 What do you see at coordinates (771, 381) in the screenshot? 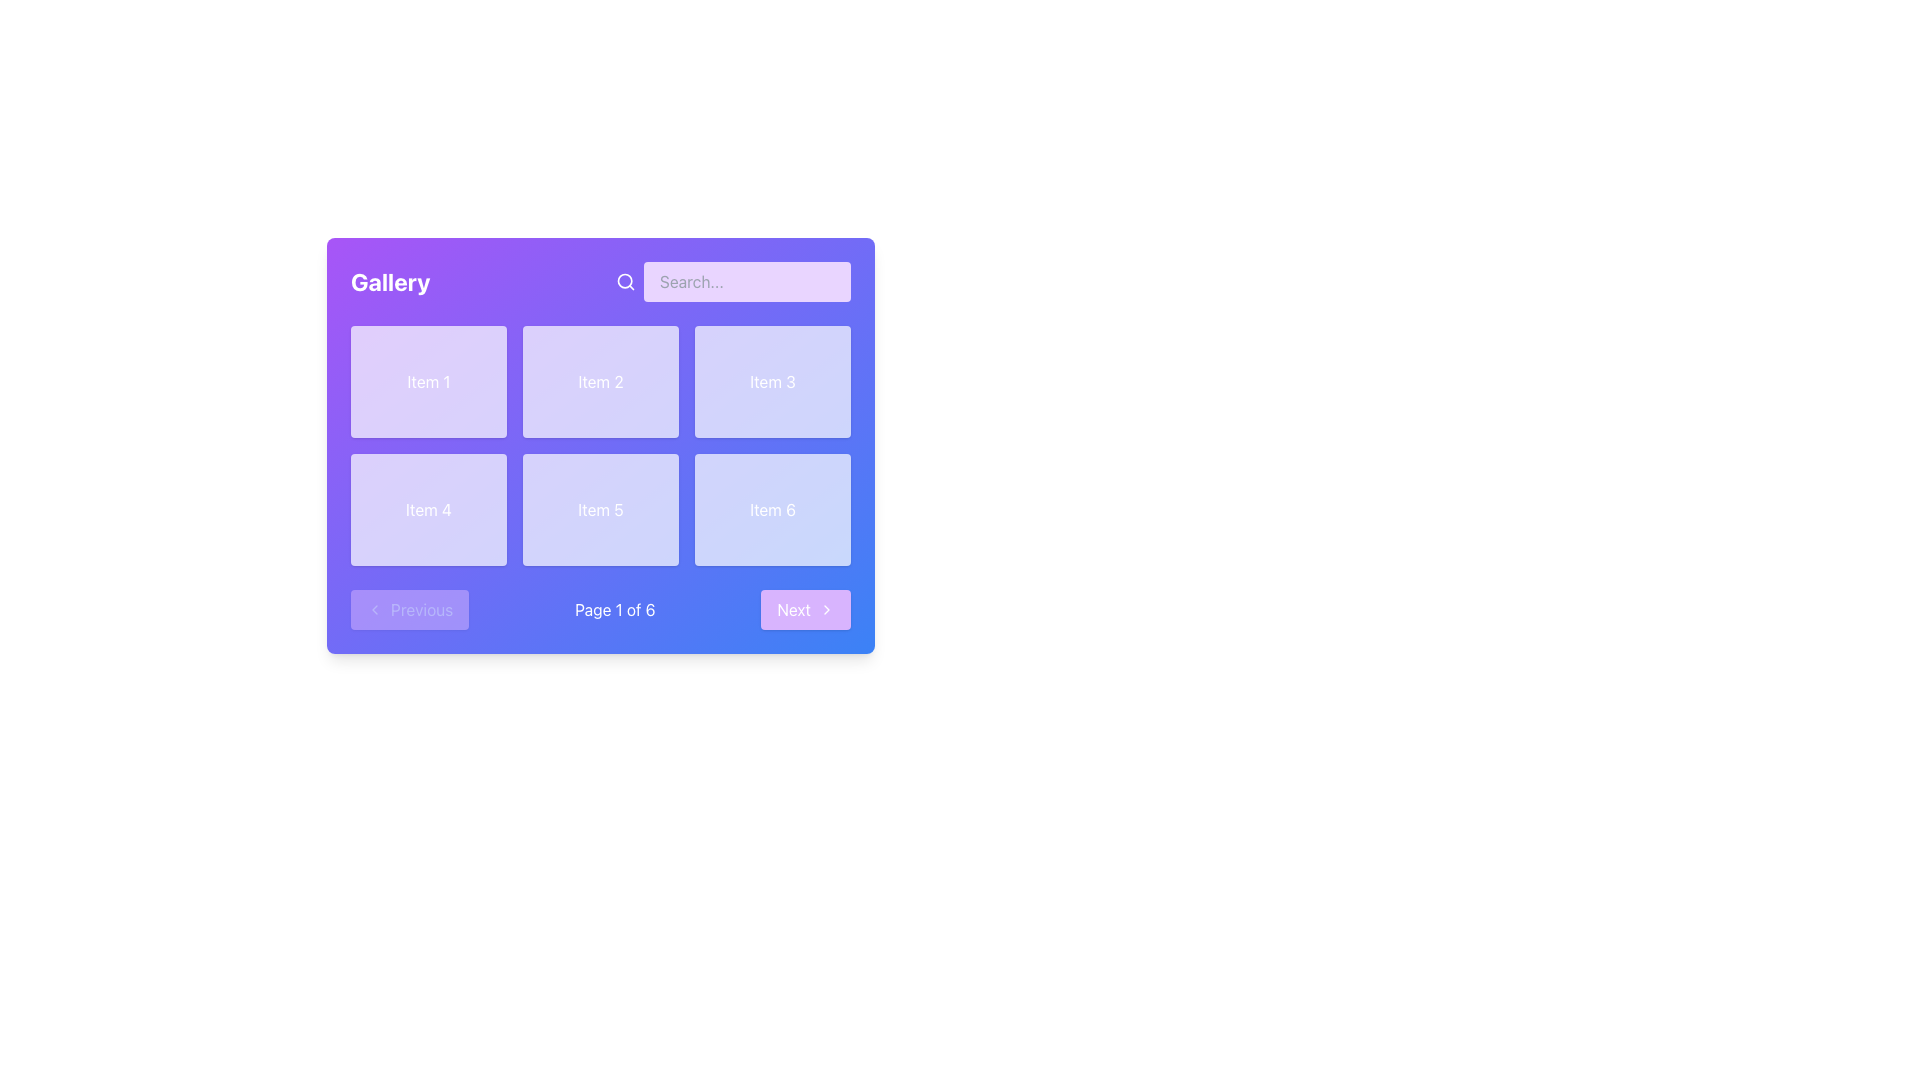
I see `the 'Item 3' text label in the grid layout` at bounding box center [771, 381].